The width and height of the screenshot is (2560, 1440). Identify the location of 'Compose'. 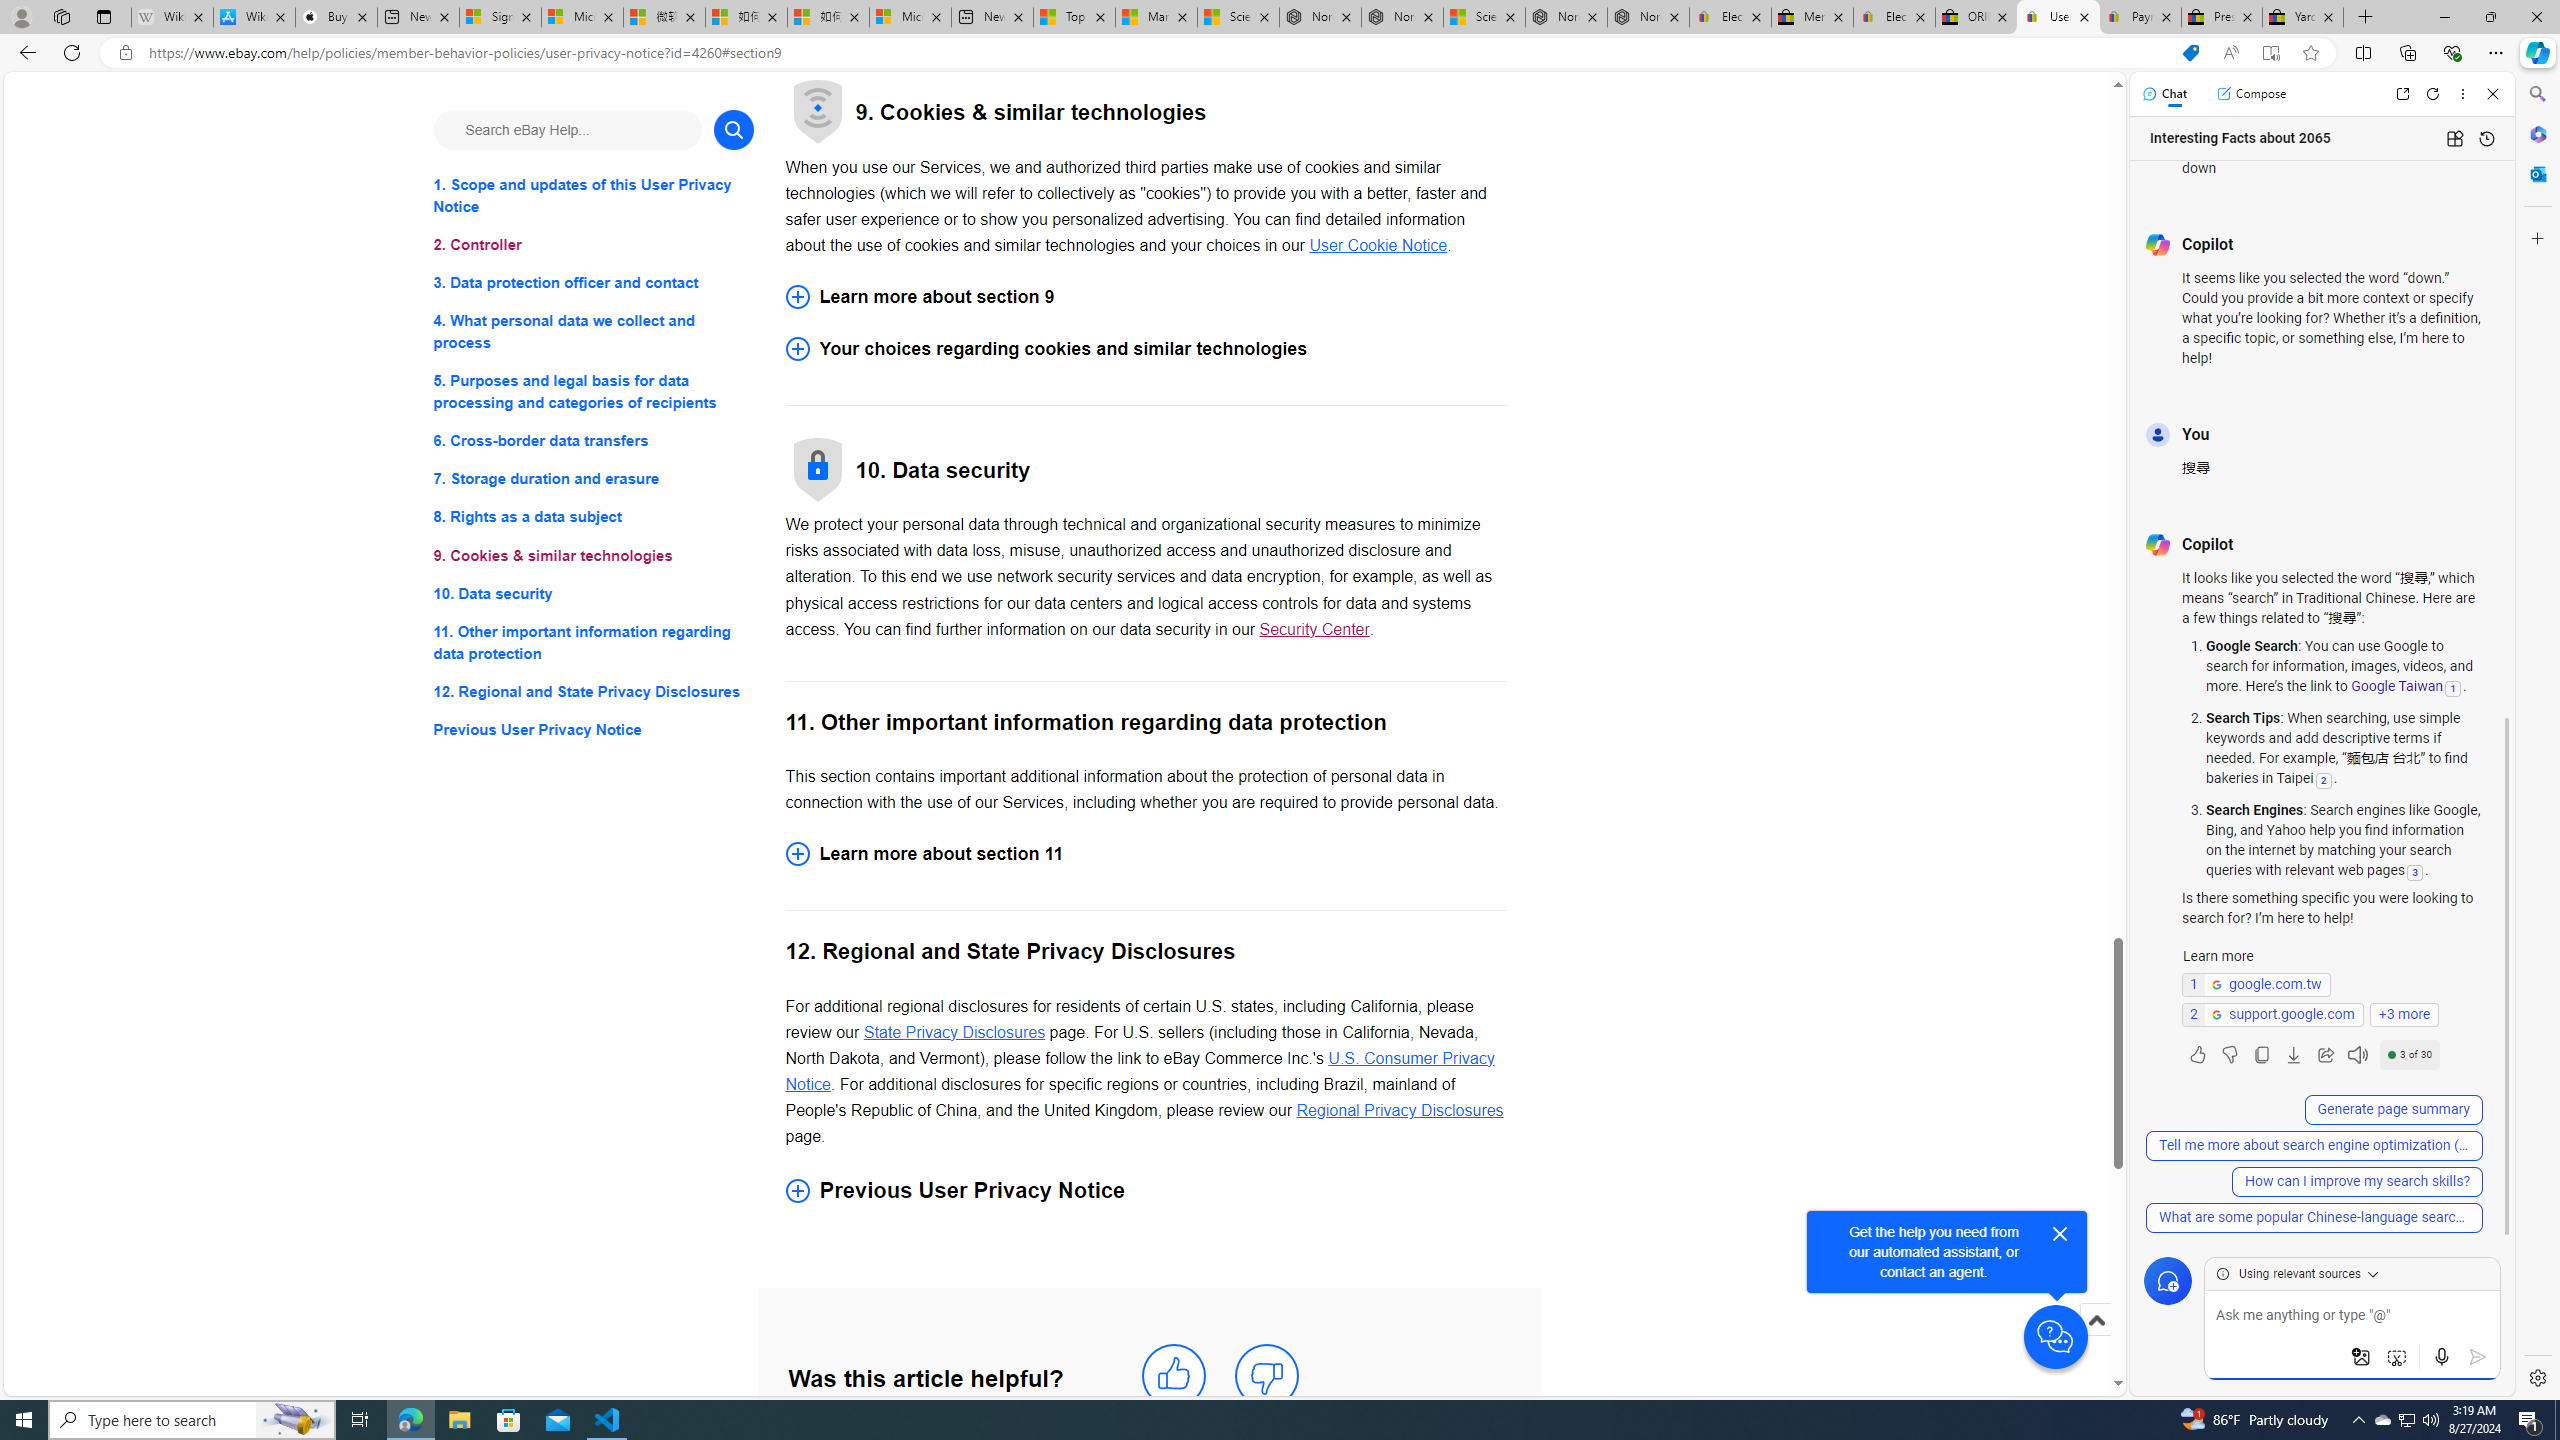
(2250, 92).